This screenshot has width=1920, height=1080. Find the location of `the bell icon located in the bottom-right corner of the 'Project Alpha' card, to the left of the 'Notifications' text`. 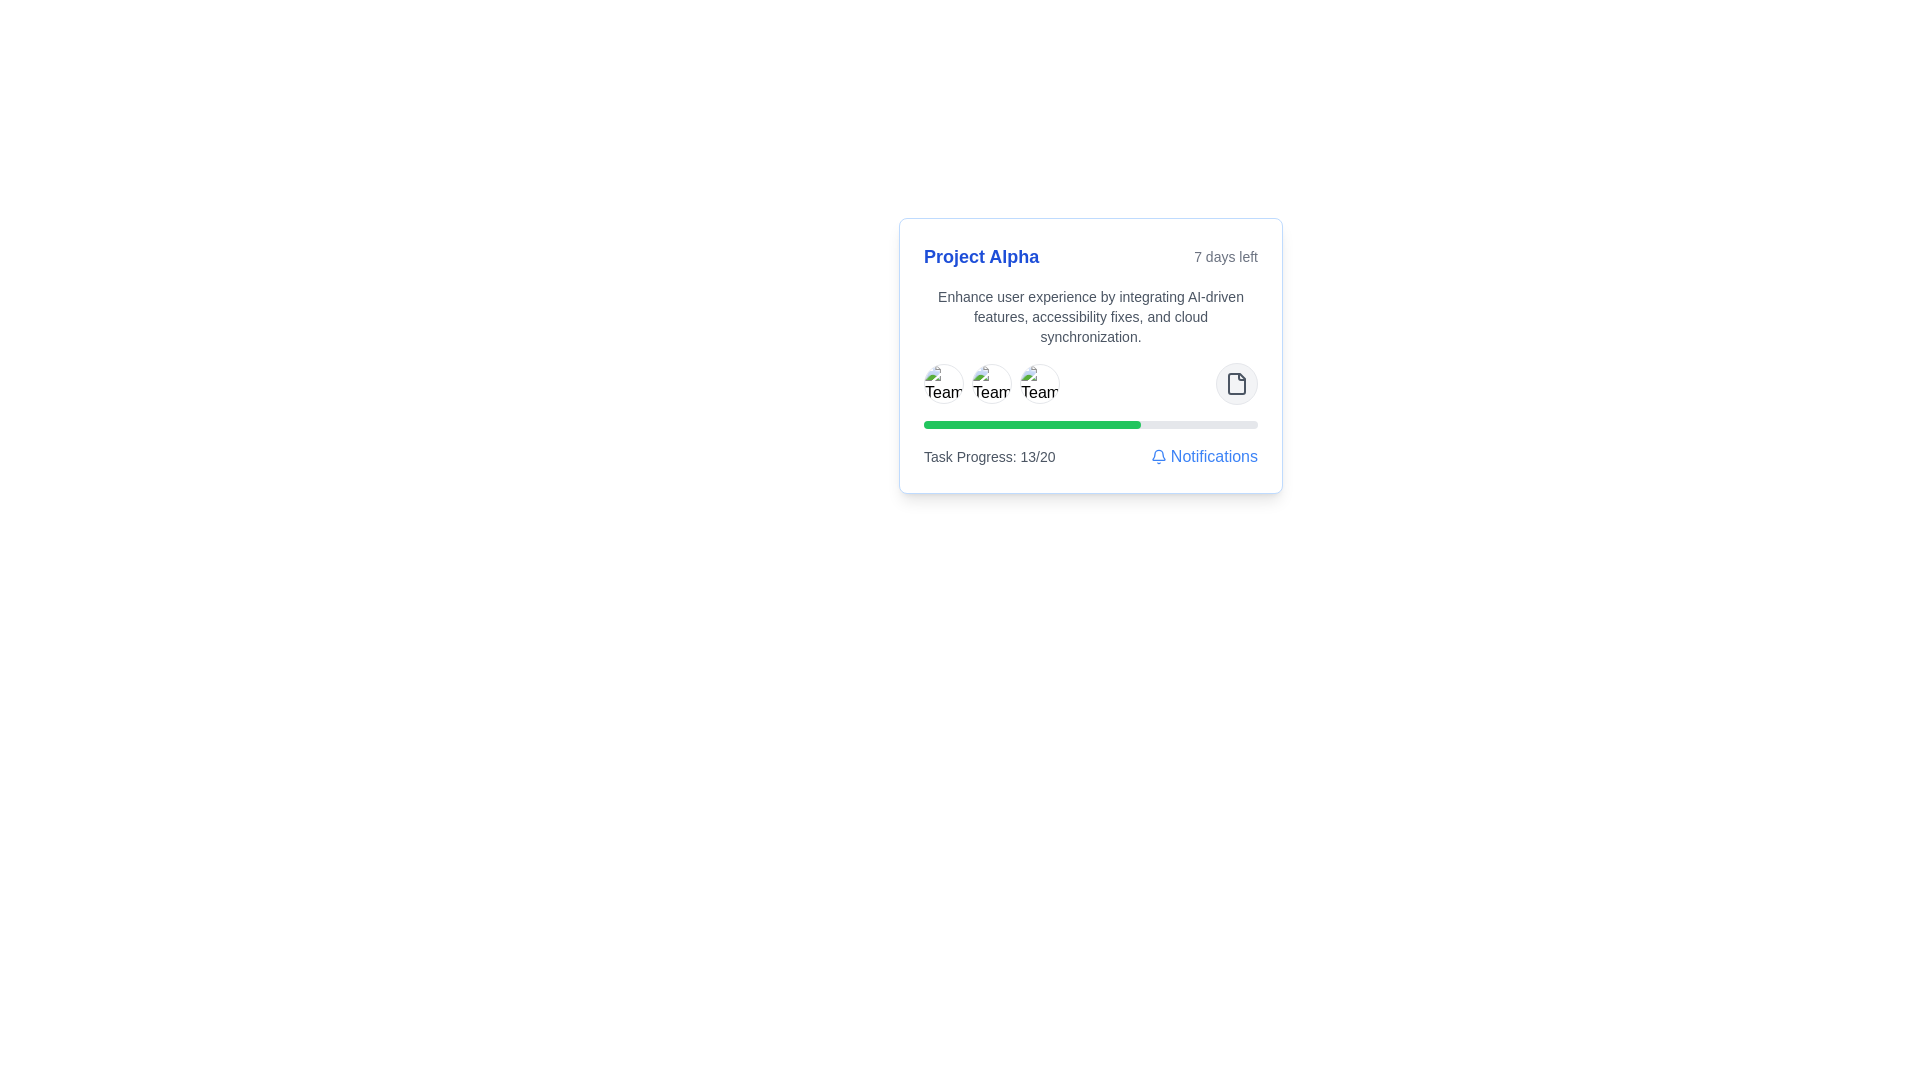

the bell icon located in the bottom-right corner of the 'Project Alpha' card, to the left of the 'Notifications' text is located at coordinates (1158, 456).